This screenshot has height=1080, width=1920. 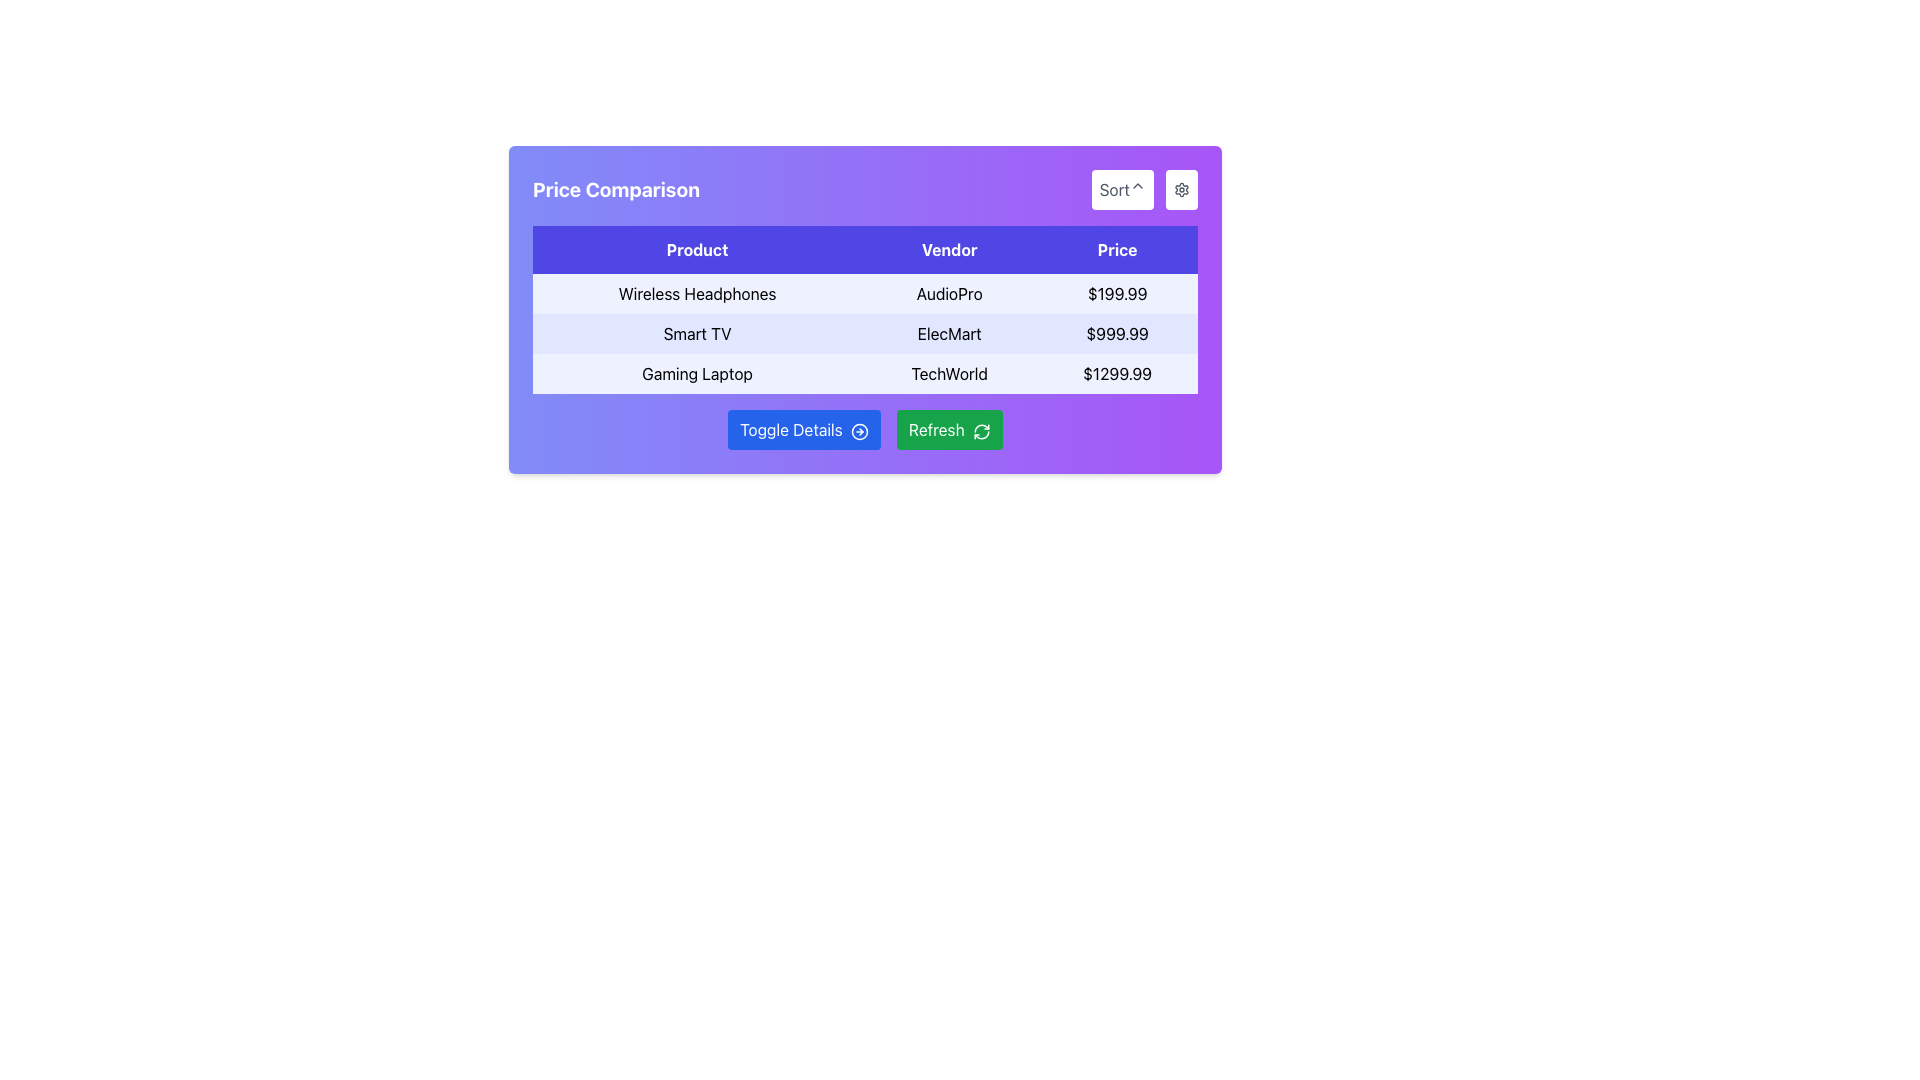 I want to click on the non-interactive text label displaying 'Smart TV' in the second row of the Price Comparison table under the Product column, so click(x=697, y=333).